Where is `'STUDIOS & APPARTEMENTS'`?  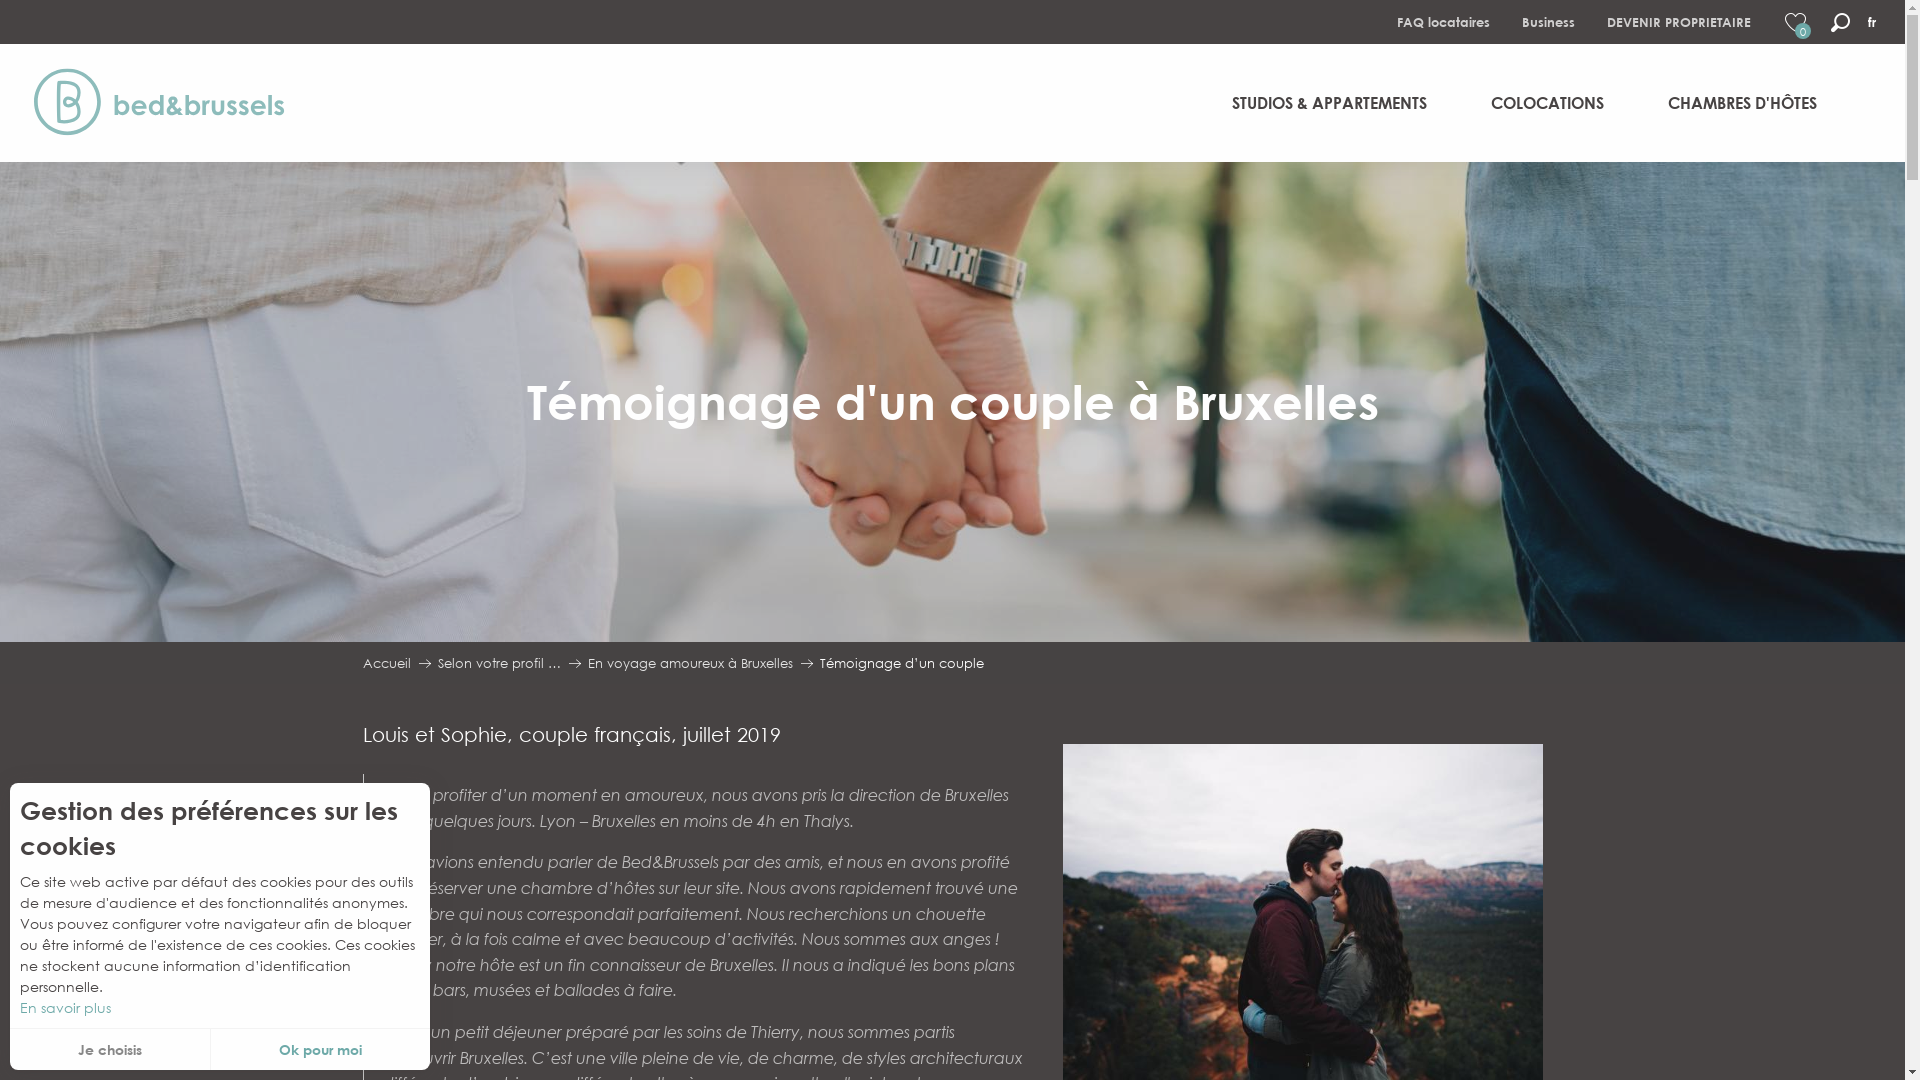
'STUDIOS & APPARTEMENTS' is located at coordinates (1214, 103).